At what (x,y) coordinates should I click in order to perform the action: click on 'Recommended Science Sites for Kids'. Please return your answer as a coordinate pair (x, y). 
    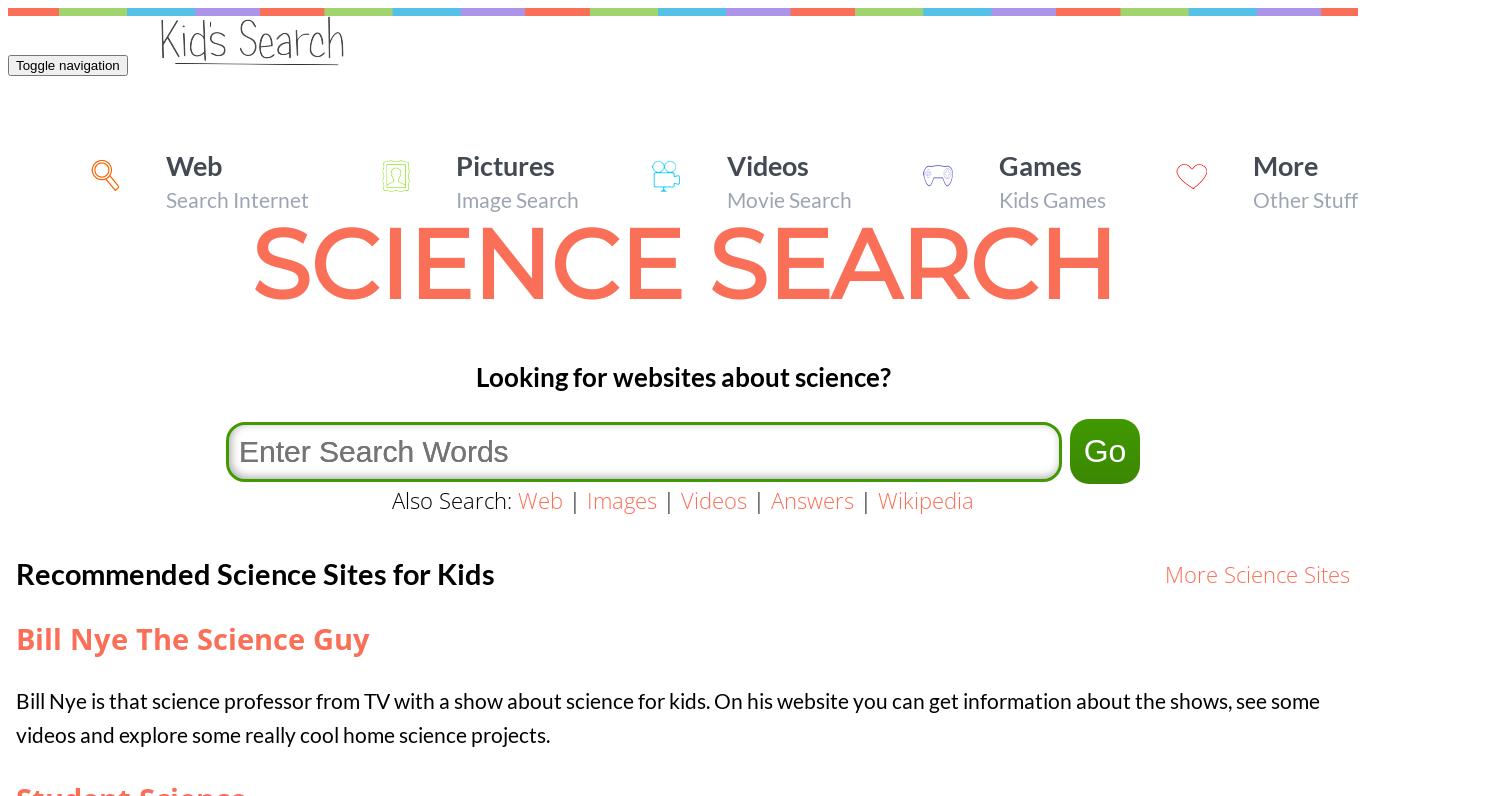
    Looking at the image, I should click on (254, 572).